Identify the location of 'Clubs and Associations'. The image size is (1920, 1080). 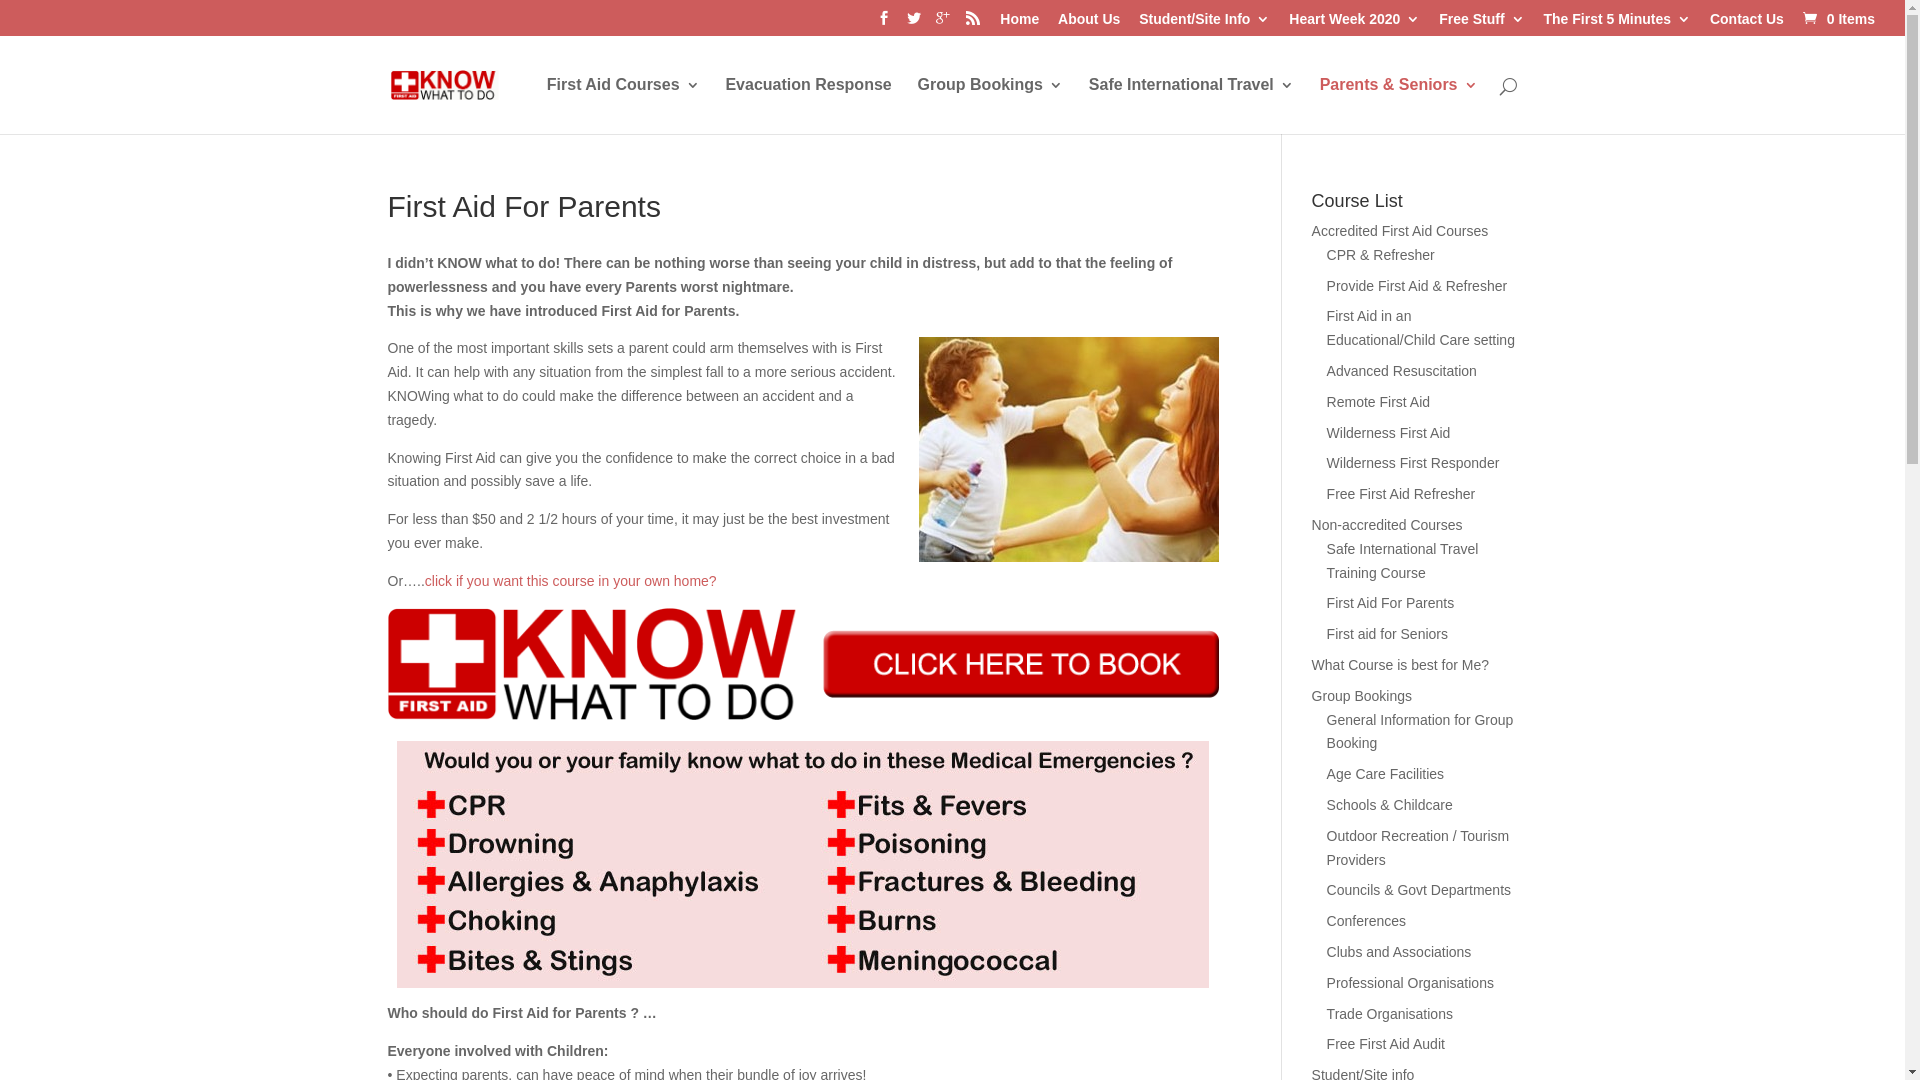
(1398, 951).